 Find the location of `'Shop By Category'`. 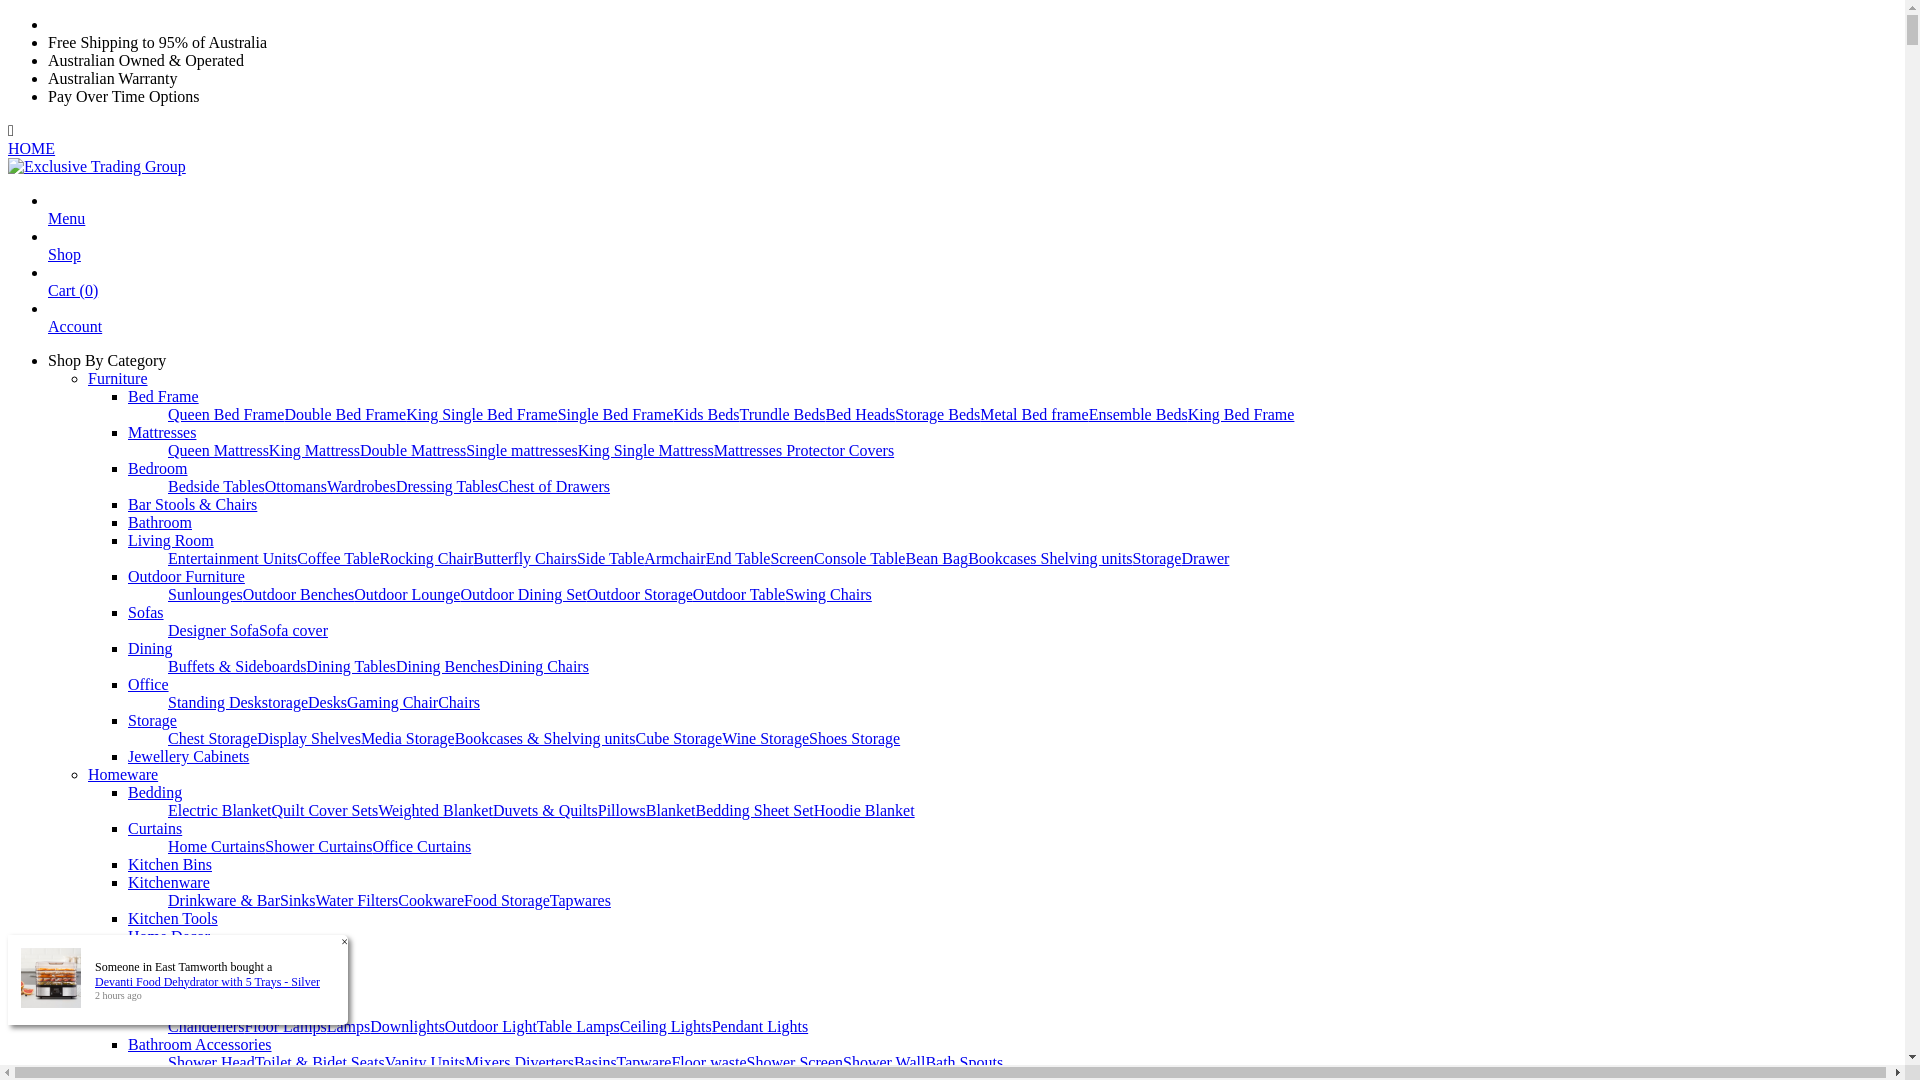

'Shop By Category' is located at coordinates (105, 360).